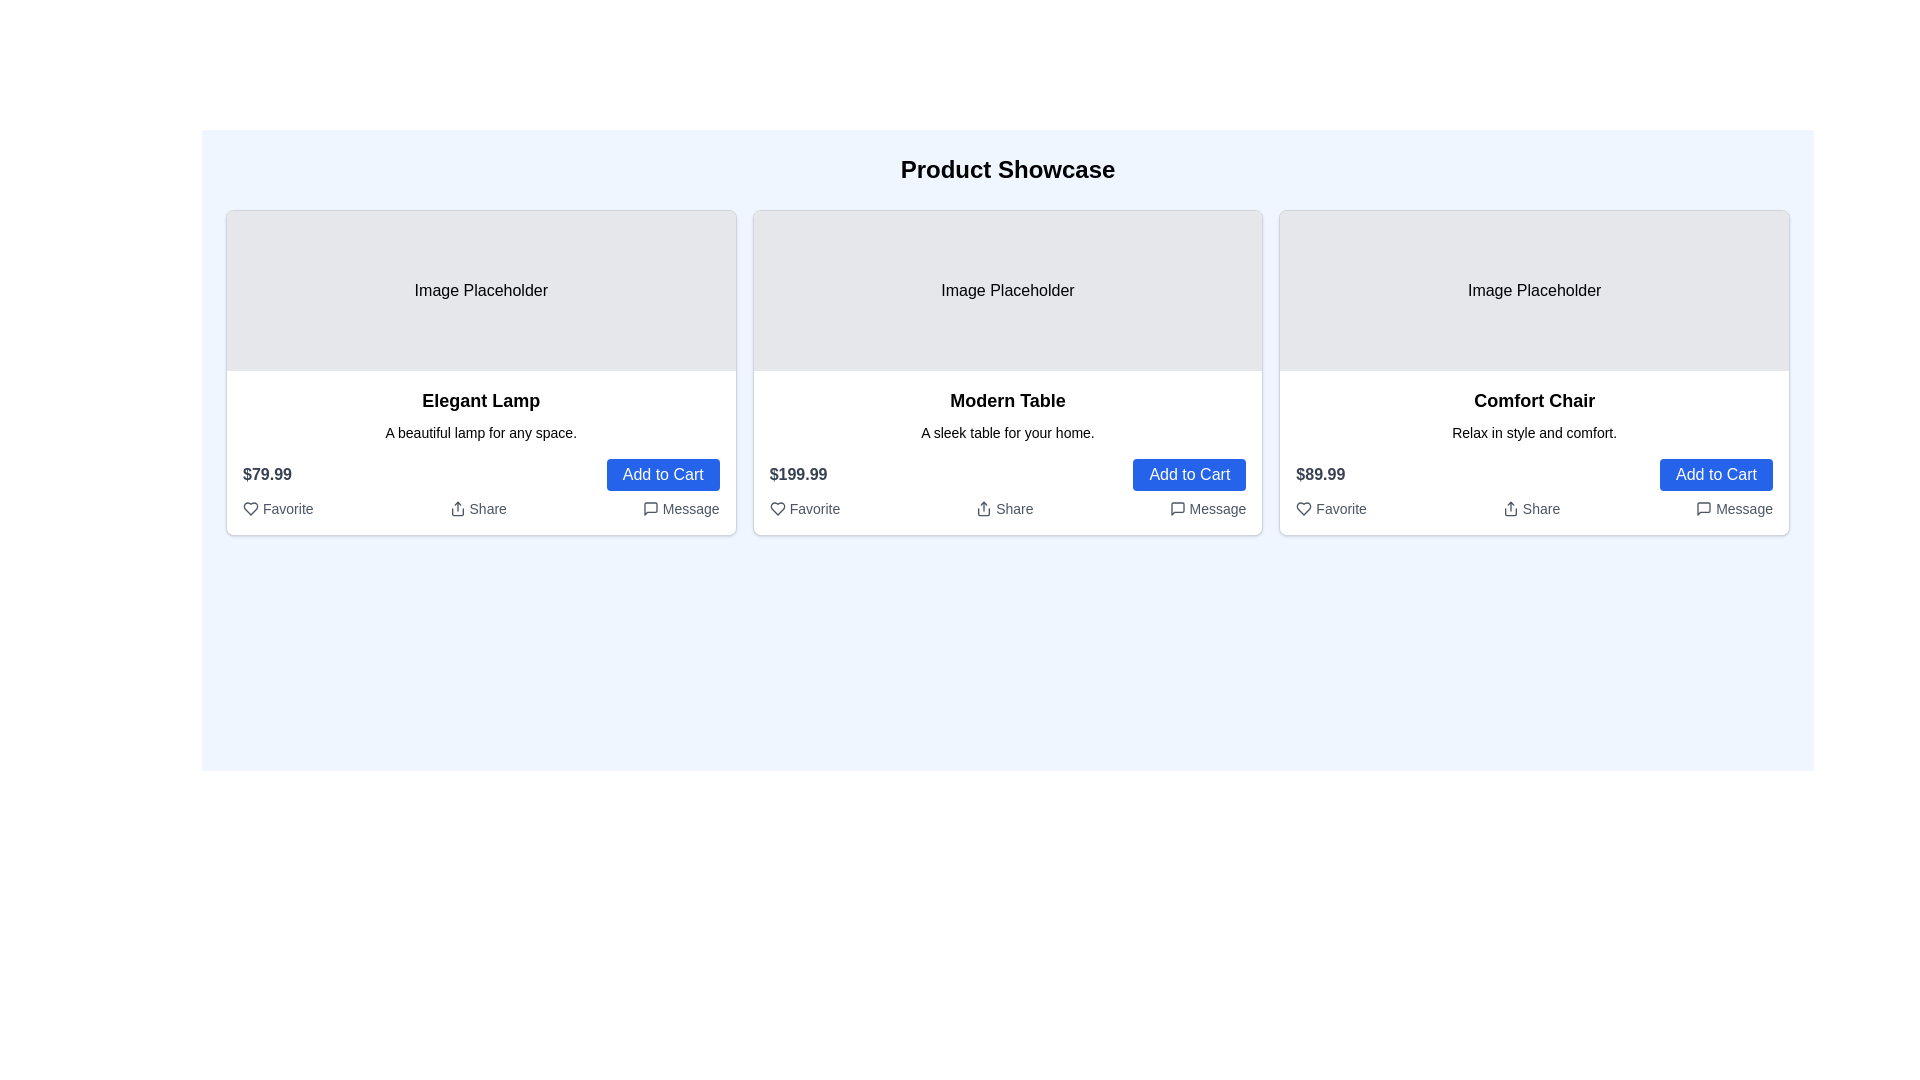 The width and height of the screenshot is (1920, 1080). Describe the element at coordinates (681, 508) in the screenshot. I see `the 'Message' link styled with a speech bubble icon` at that location.